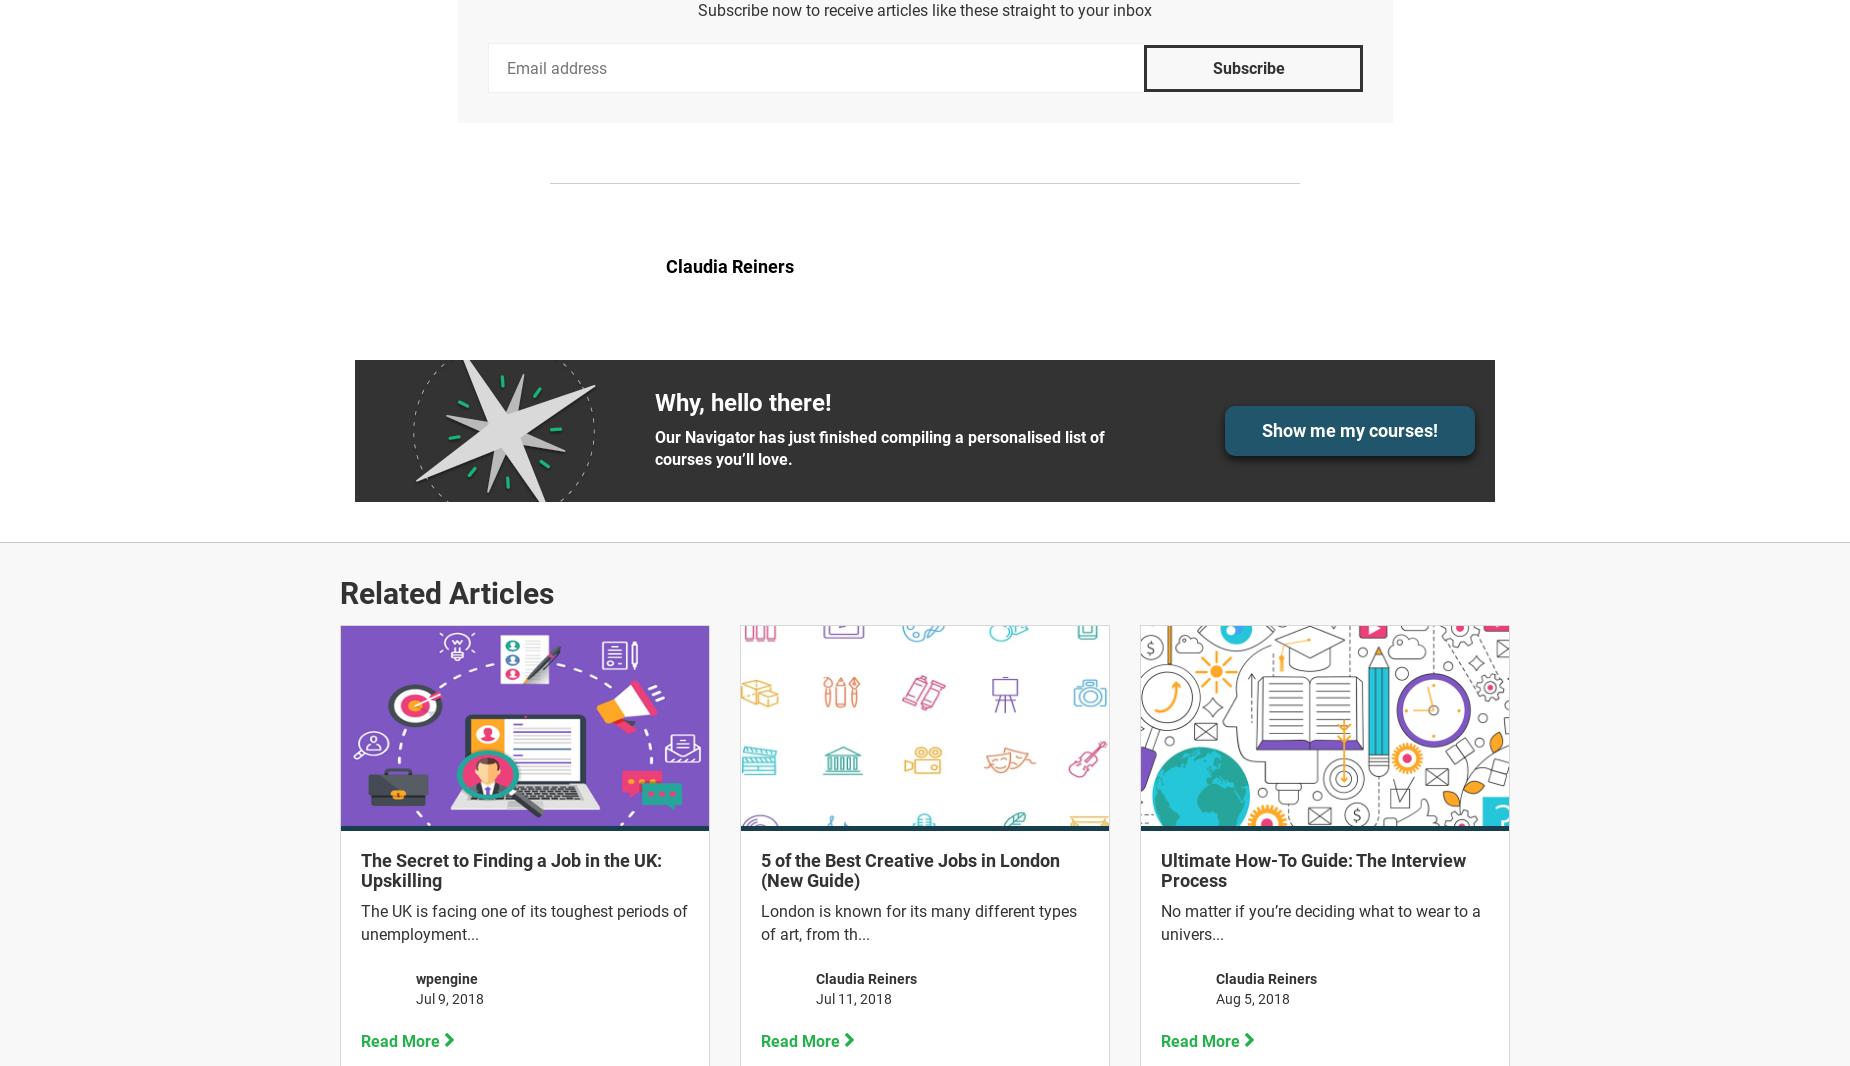 The image size is (1850, 1066). What do you see at coordinates (511, 870) in the screenshot?
I see `'The Secret to Finding a Job in the UK: Upskilling'` at bounding box center [511, 870].